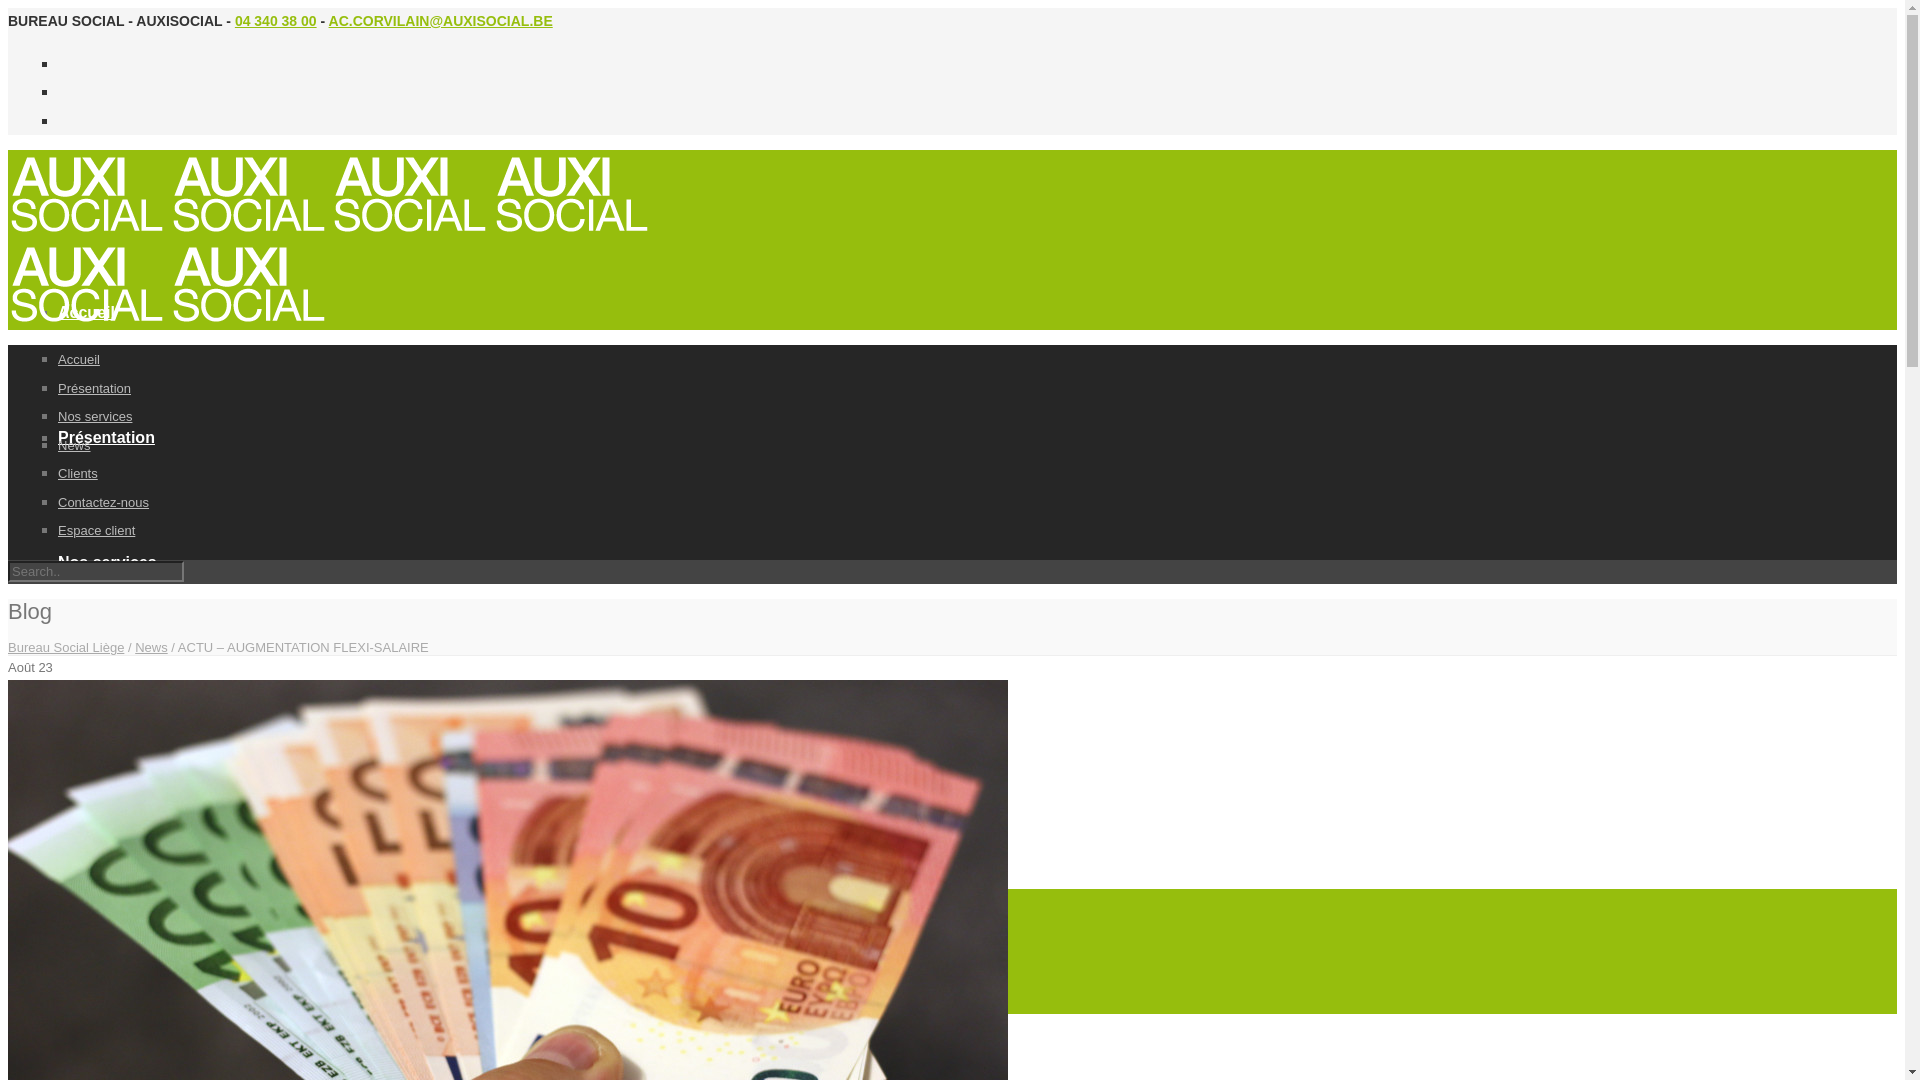 The image size is (1920, 1080). Describe the element at coordinates (94, 415) in the screenshot. I see `'Nos services'` at that location.